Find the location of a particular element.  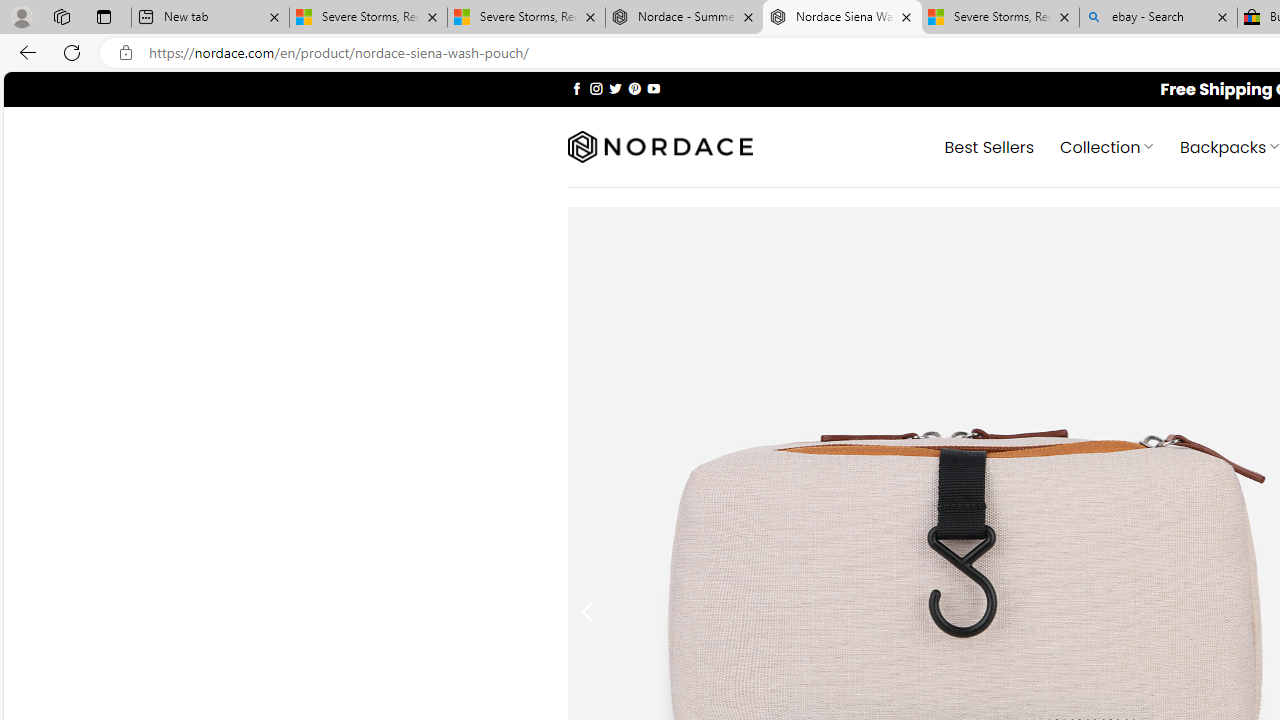

' Best Sellers' is located at coordinates (990, 145).